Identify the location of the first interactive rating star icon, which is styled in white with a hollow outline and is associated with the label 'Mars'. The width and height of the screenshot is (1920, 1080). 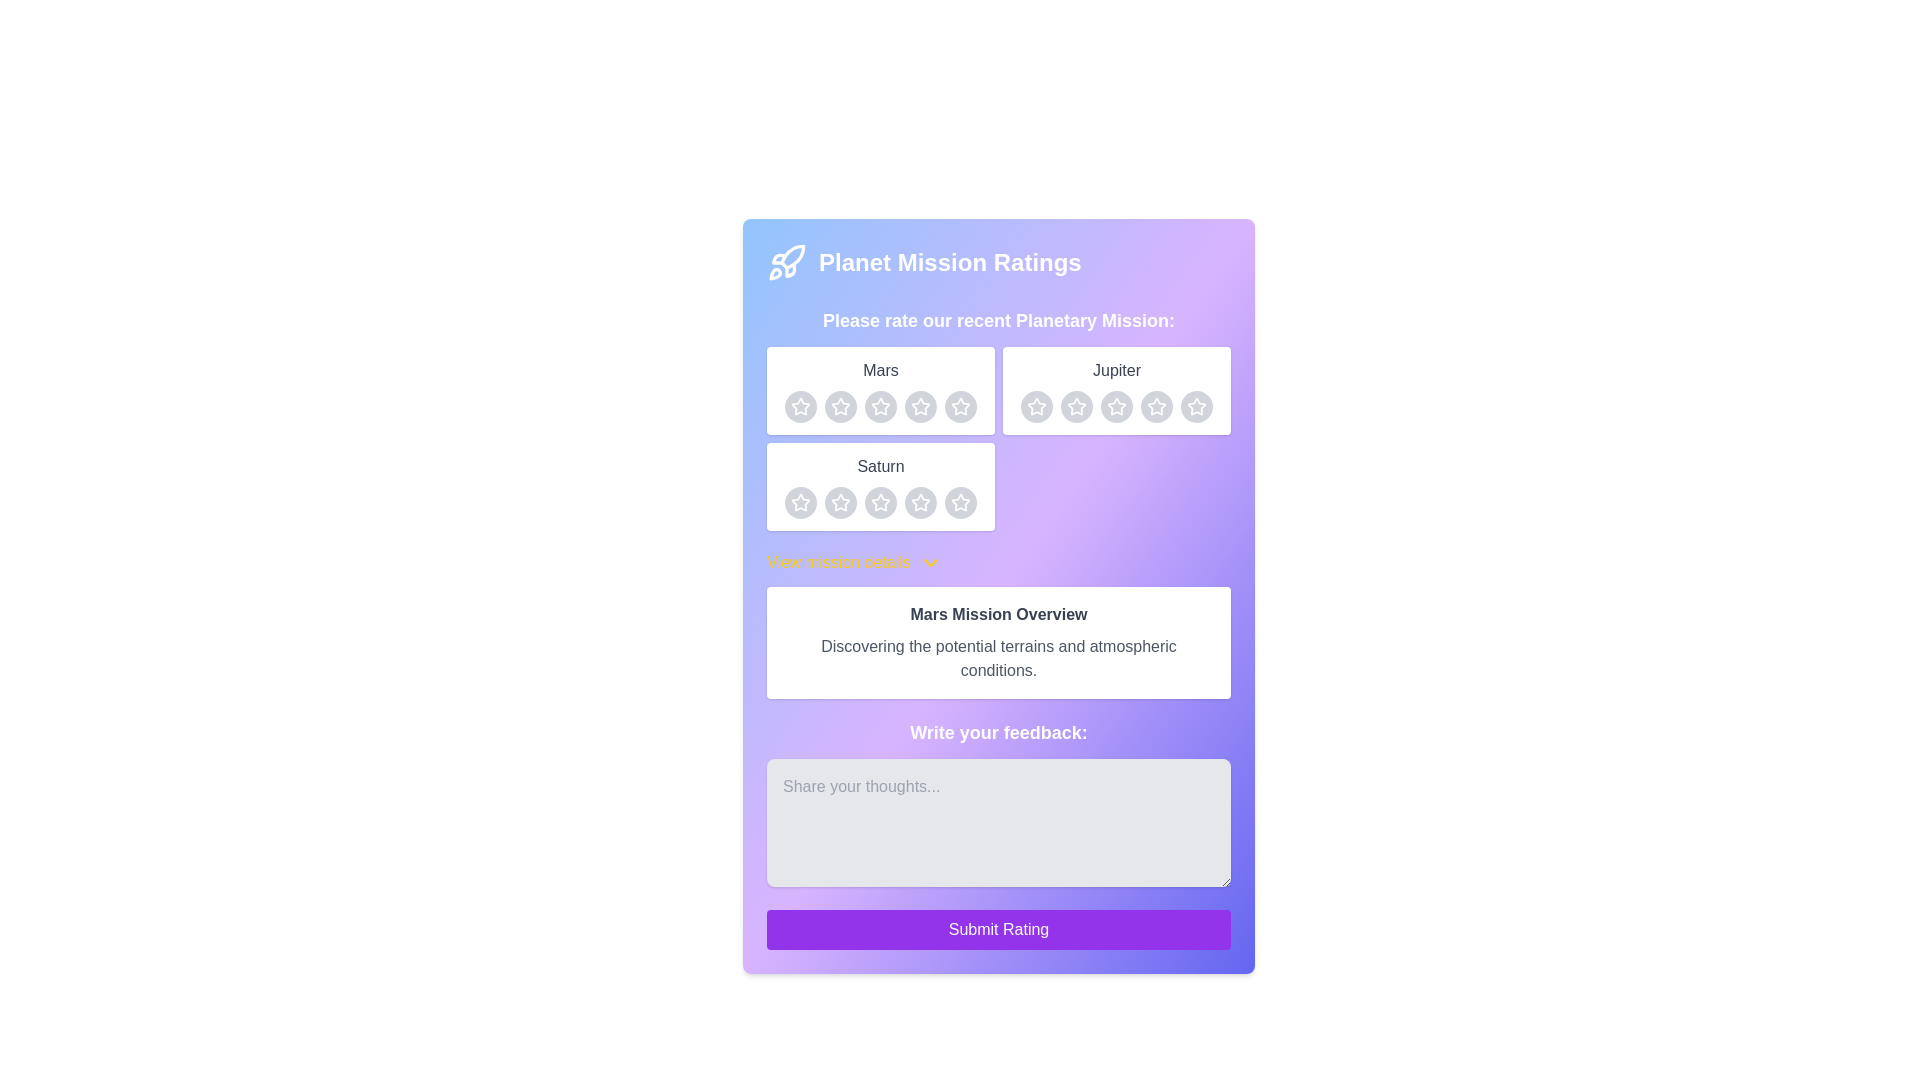
(840, 406).